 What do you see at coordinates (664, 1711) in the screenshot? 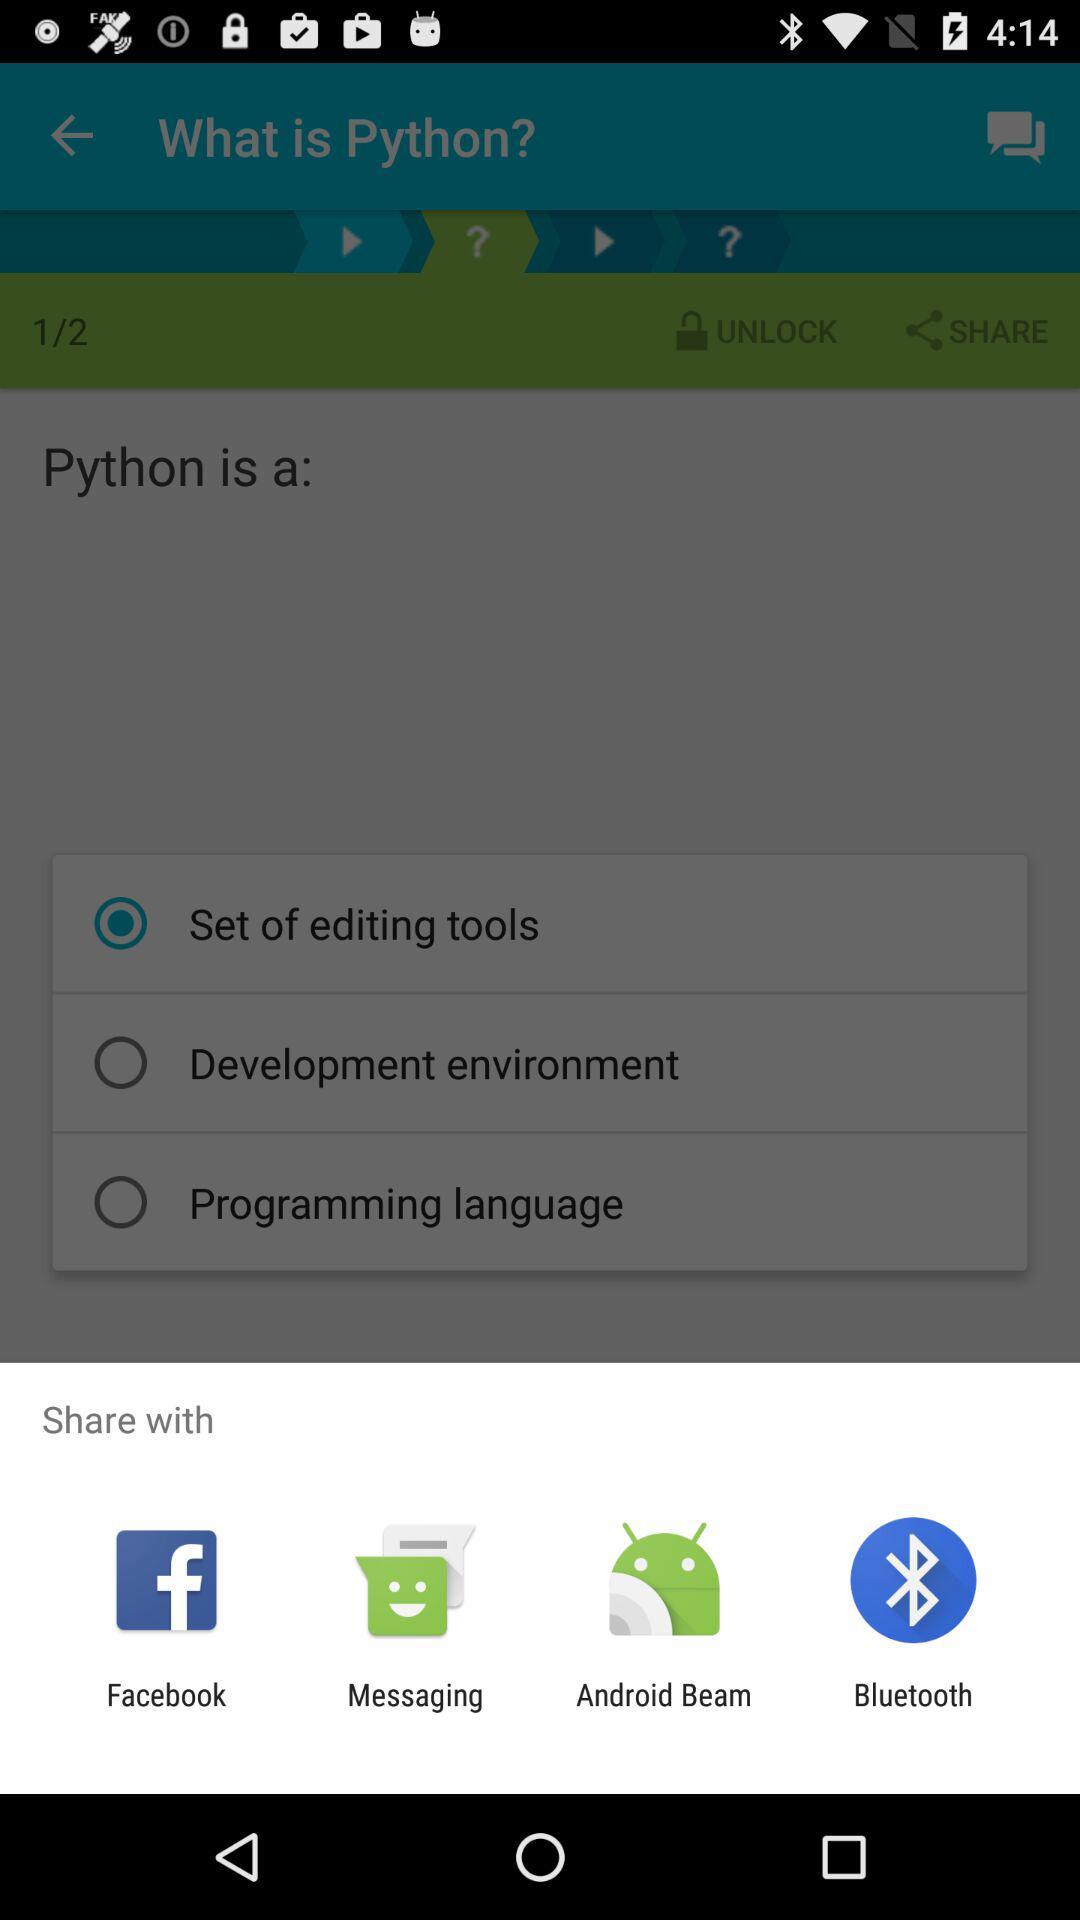
I see `app to the left of the bluetooth app` at bounding box center [664, 1711].